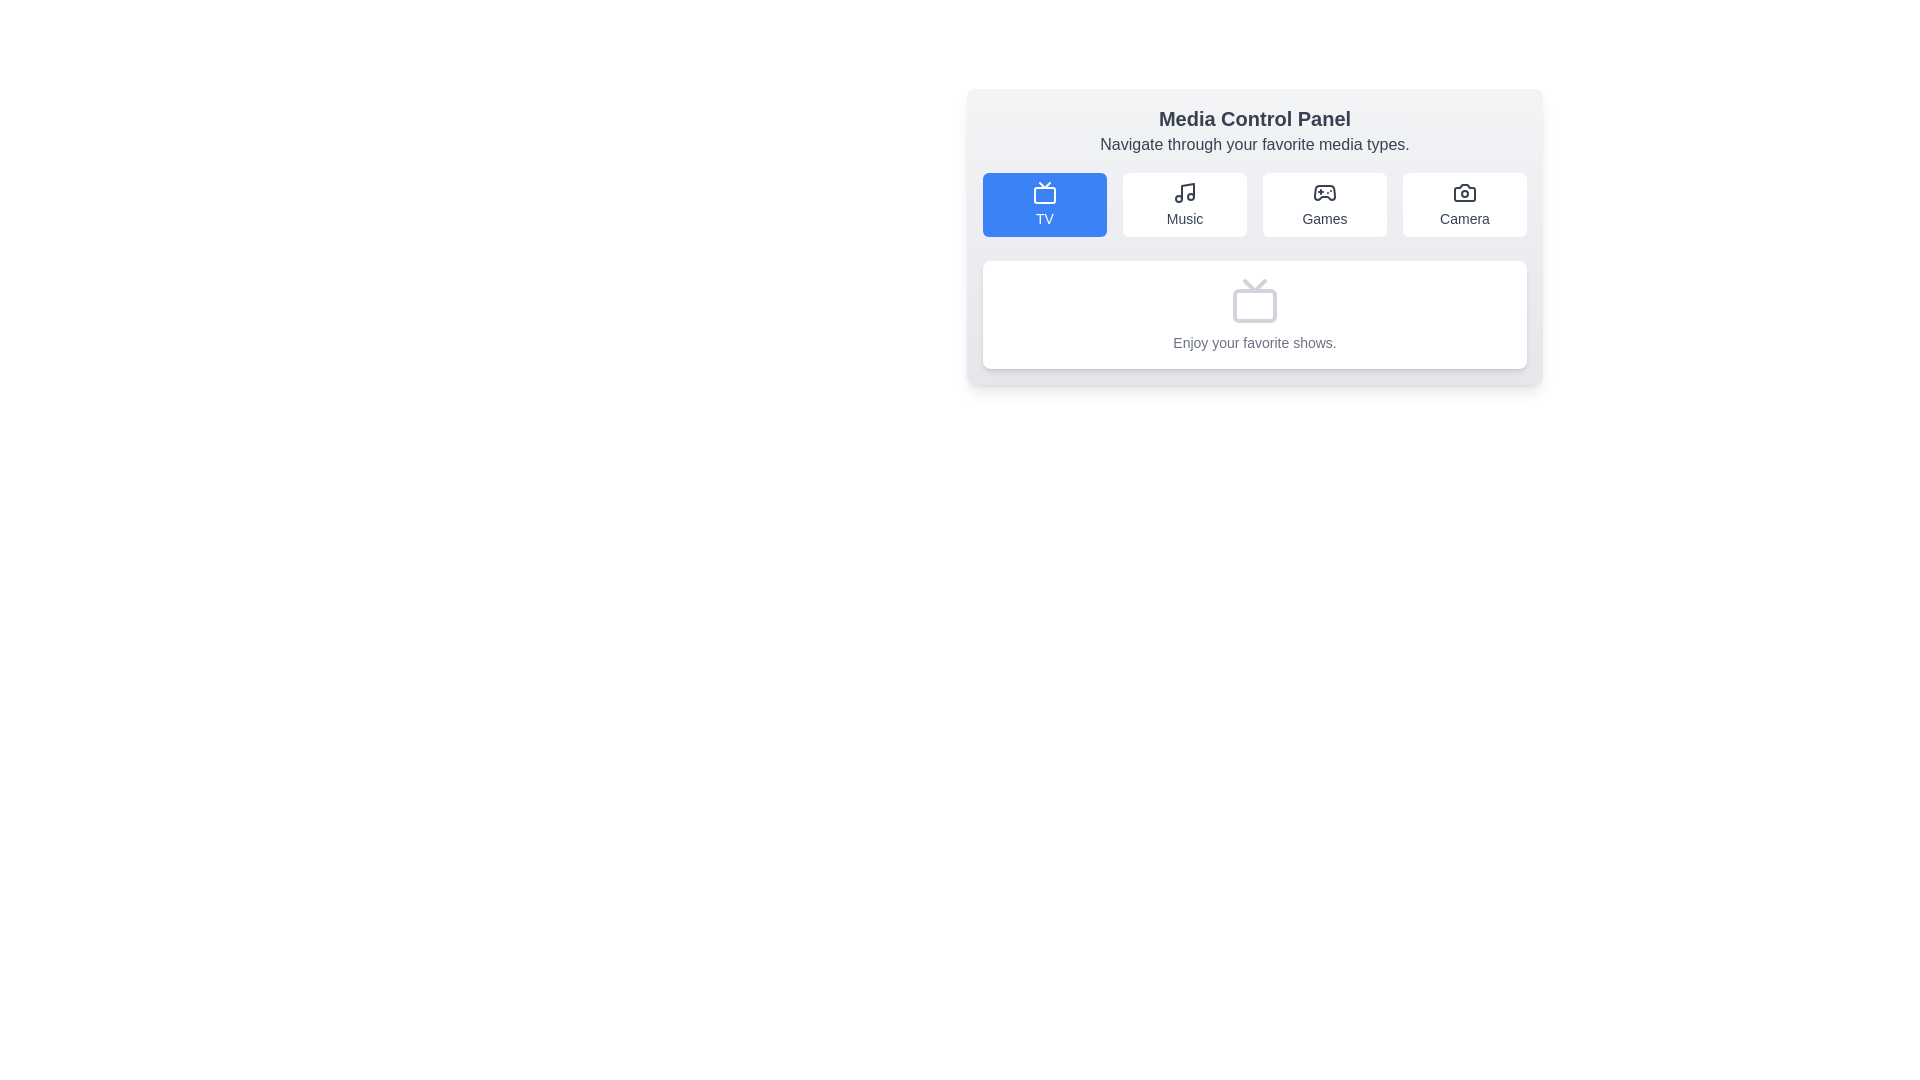 The image size is (1920, 1080). I want to click on the decorative graphical element representing the music icon, which is centrally located within the 'Music' button, so click(1188, 191).